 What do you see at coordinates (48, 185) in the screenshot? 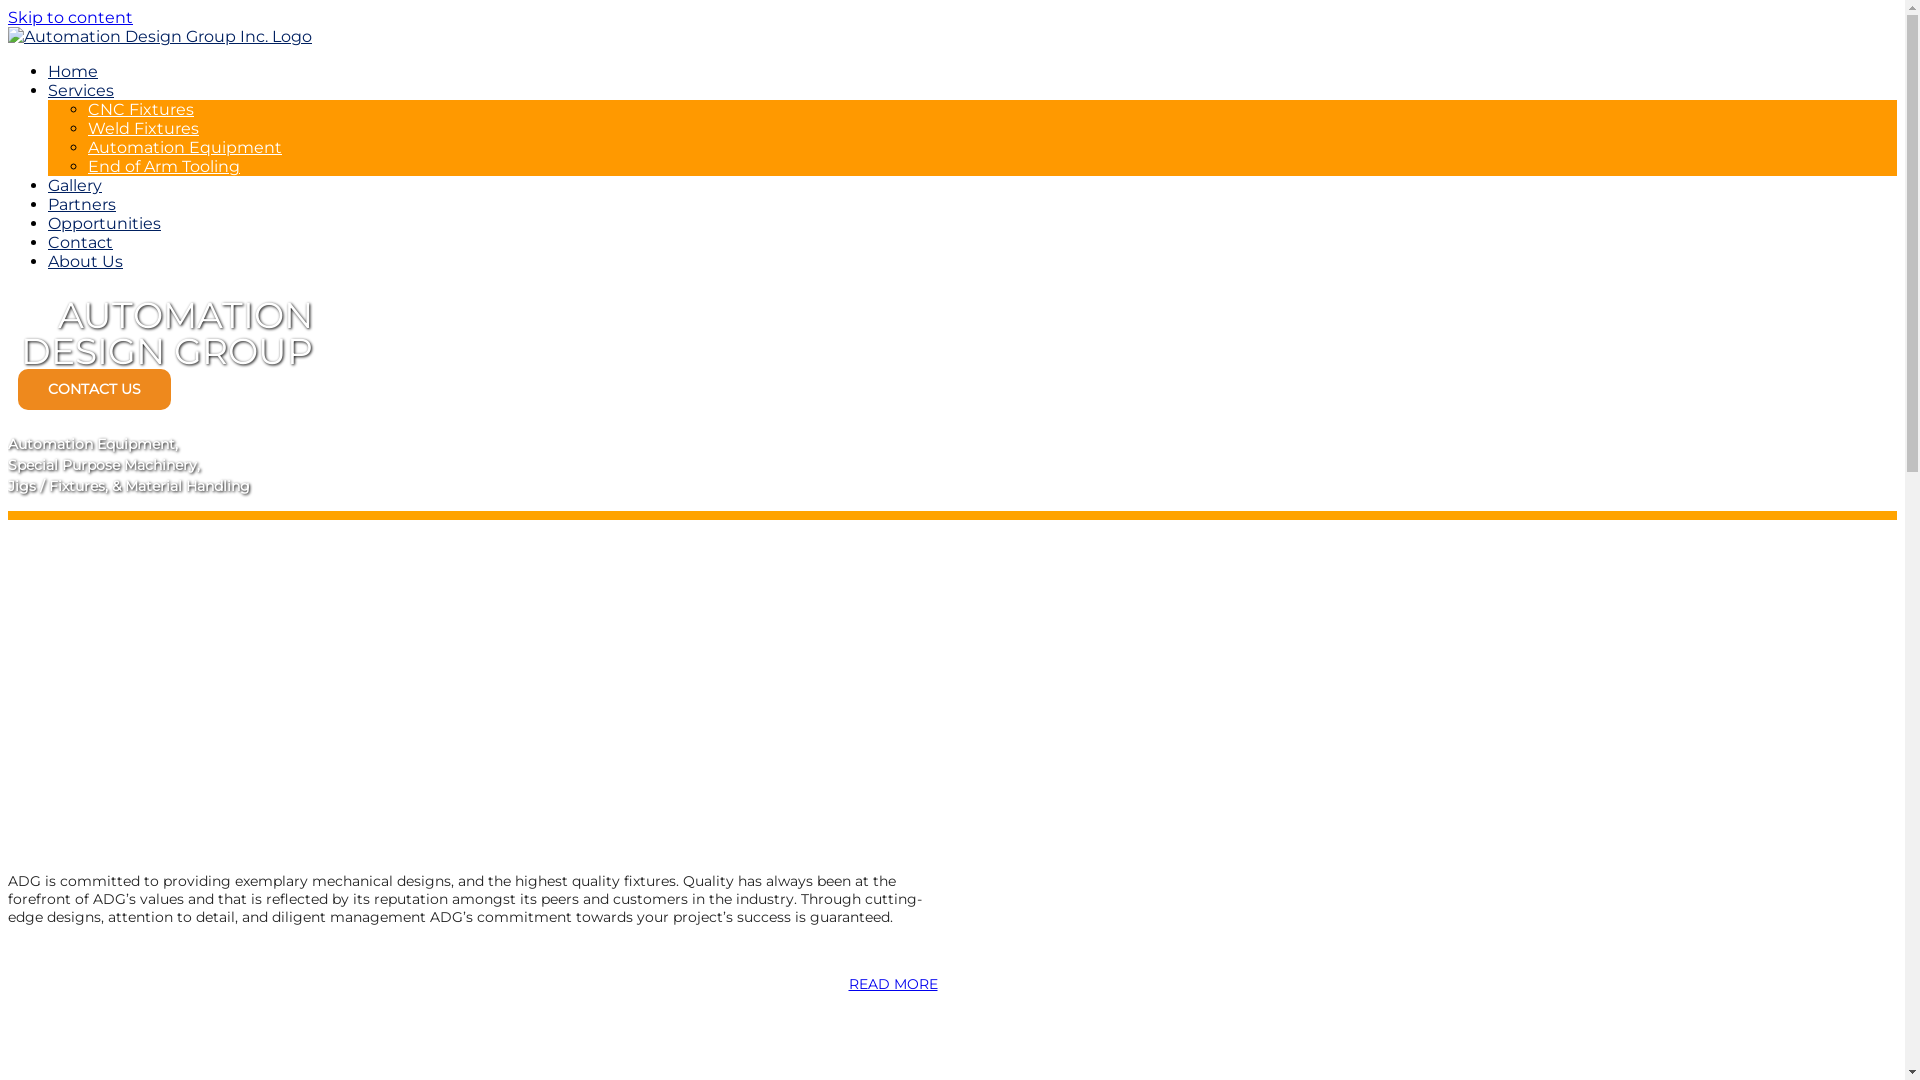
I see `'Gallery'` at bounding box center [48, 185].